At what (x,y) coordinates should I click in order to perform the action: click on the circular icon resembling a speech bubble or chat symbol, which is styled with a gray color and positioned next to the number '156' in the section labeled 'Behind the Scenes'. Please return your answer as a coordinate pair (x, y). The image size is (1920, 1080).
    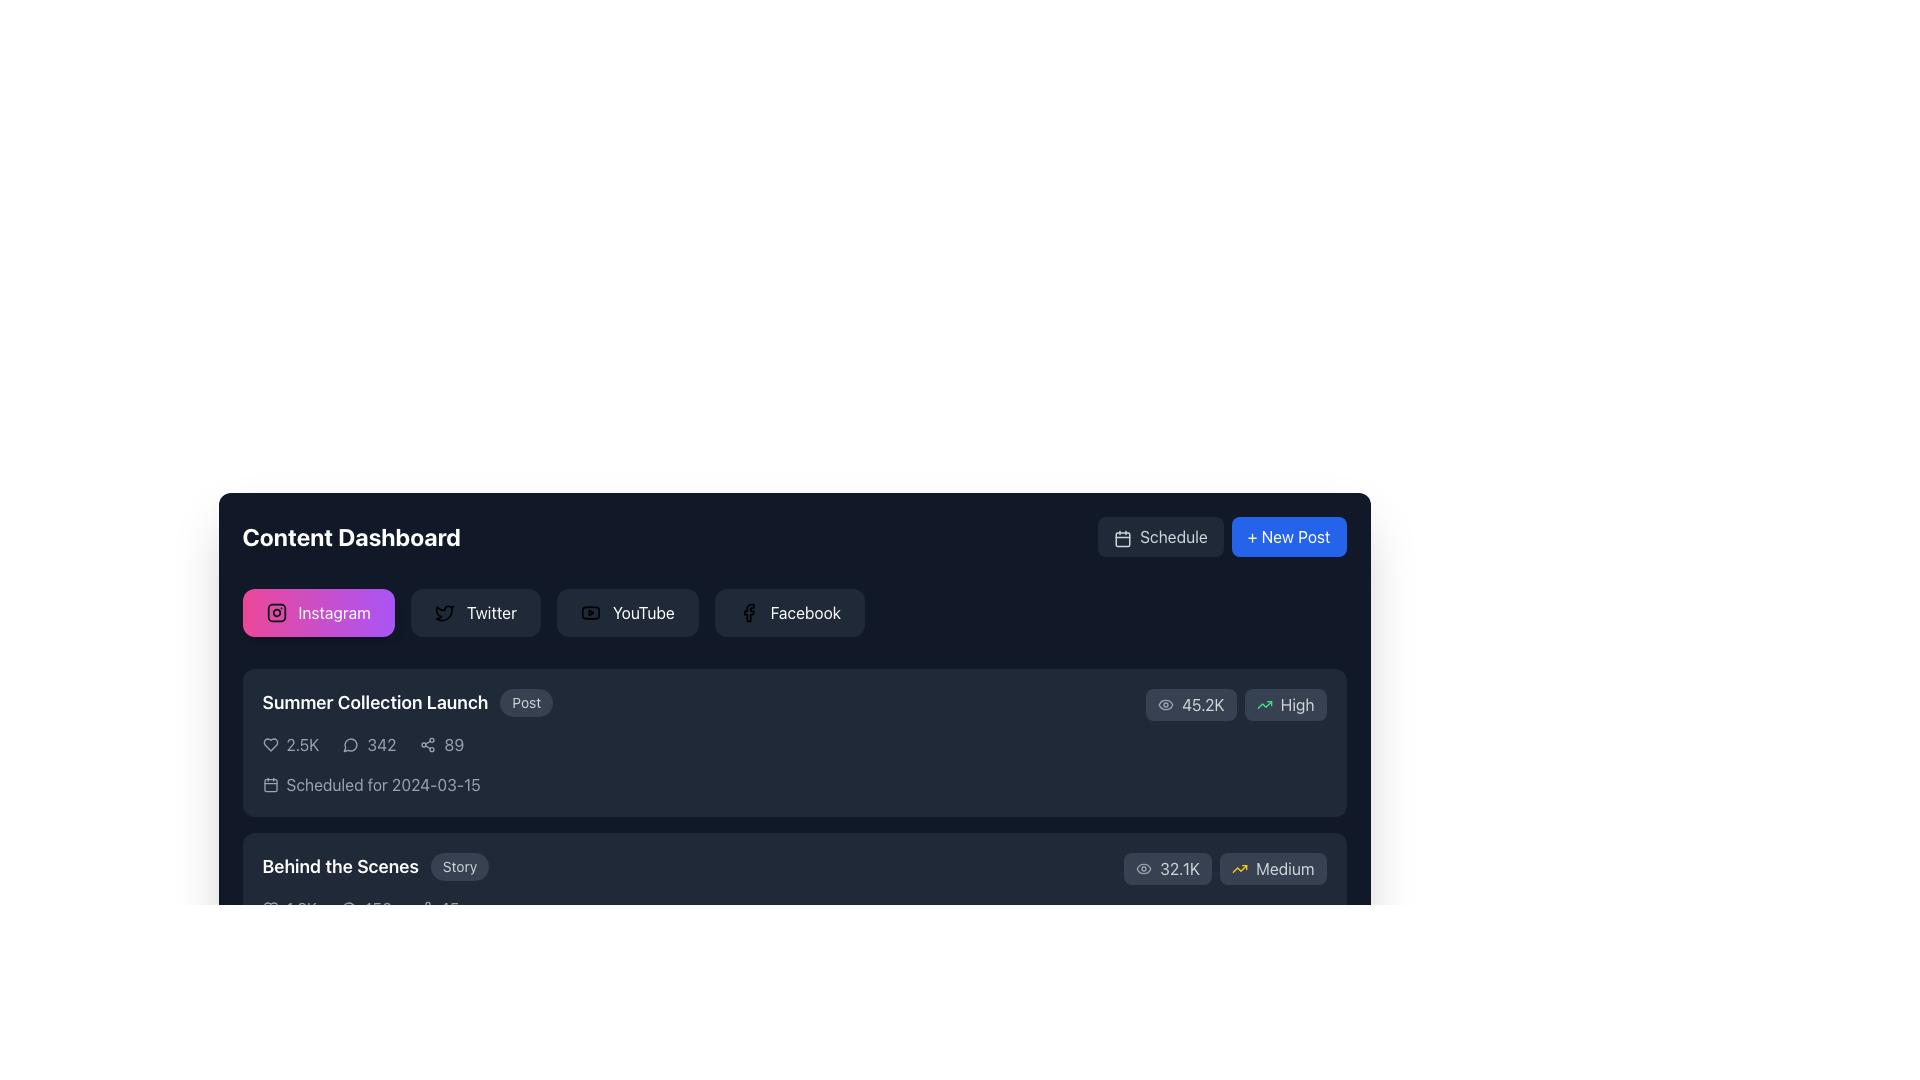
    Looking at the image, I should click on (349, 909).